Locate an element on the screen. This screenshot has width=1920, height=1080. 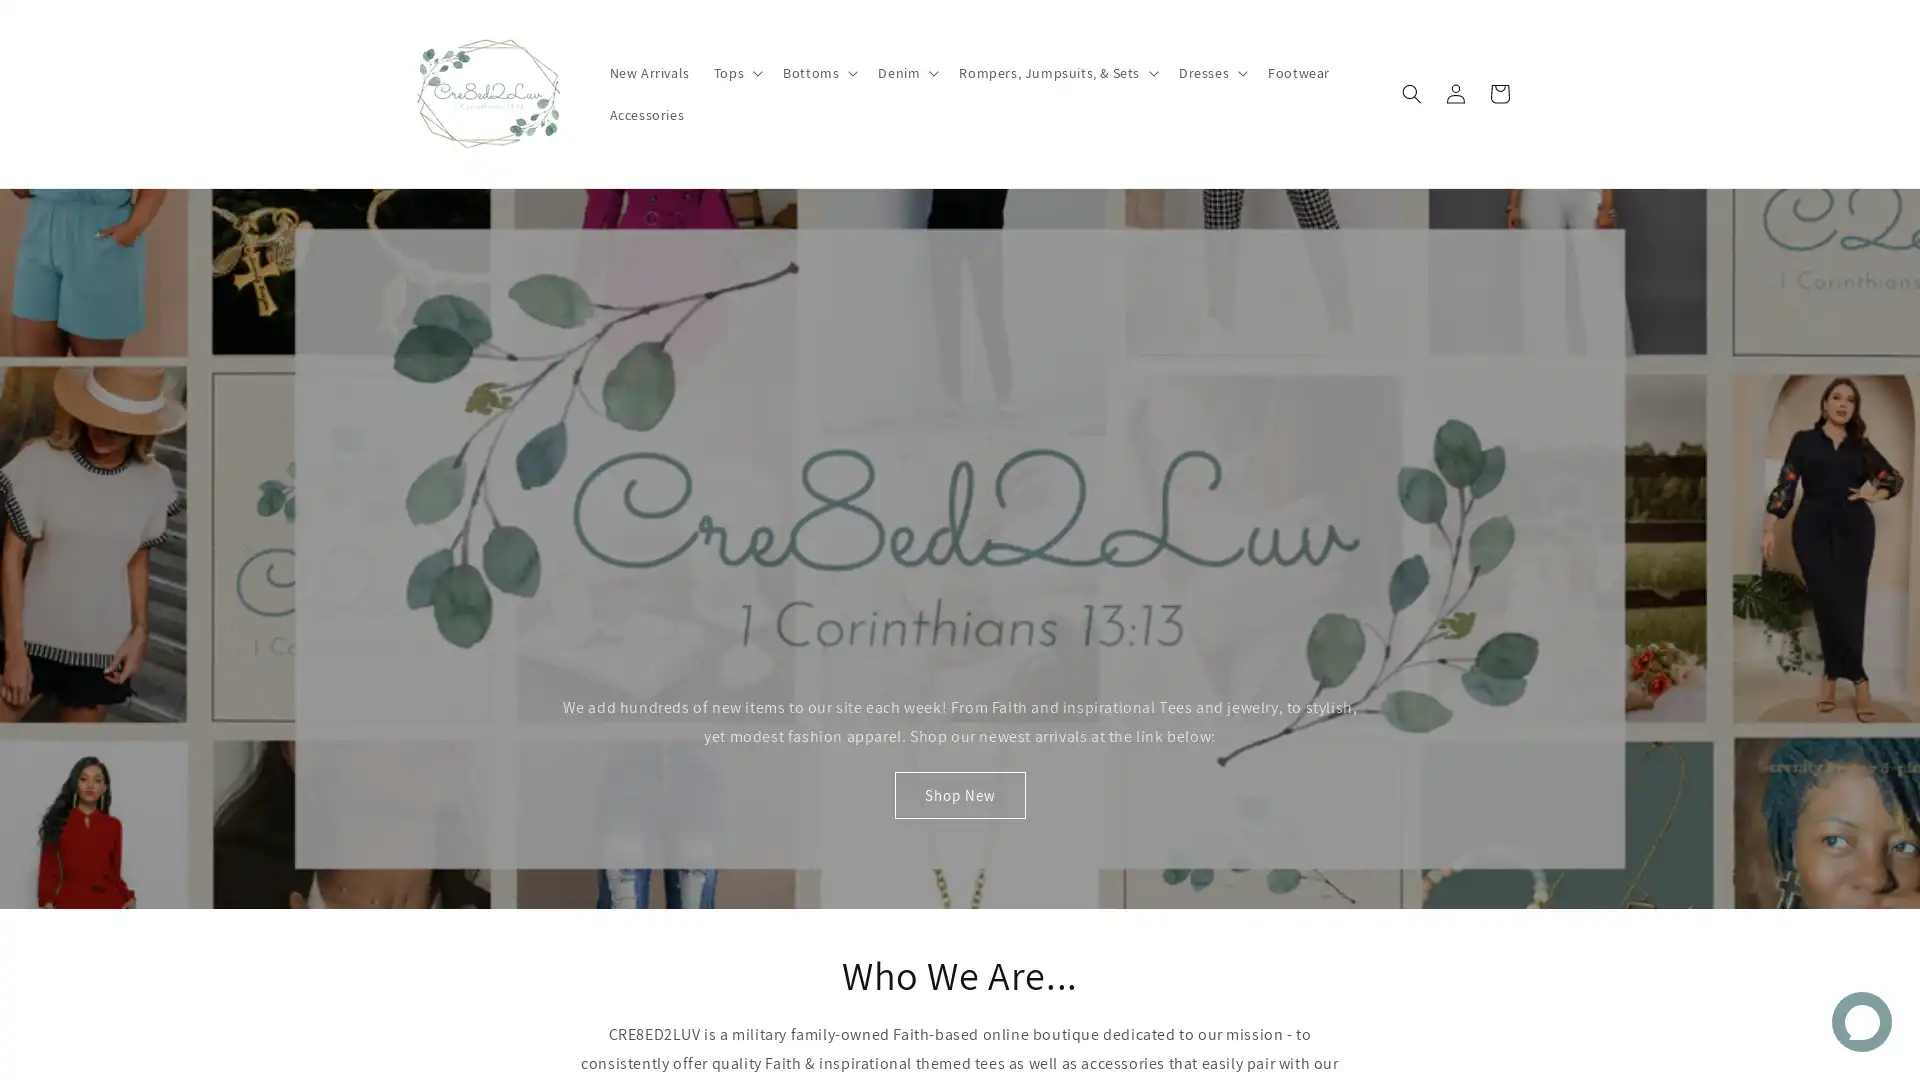
Dresses is located at coordinates (1209, 138).